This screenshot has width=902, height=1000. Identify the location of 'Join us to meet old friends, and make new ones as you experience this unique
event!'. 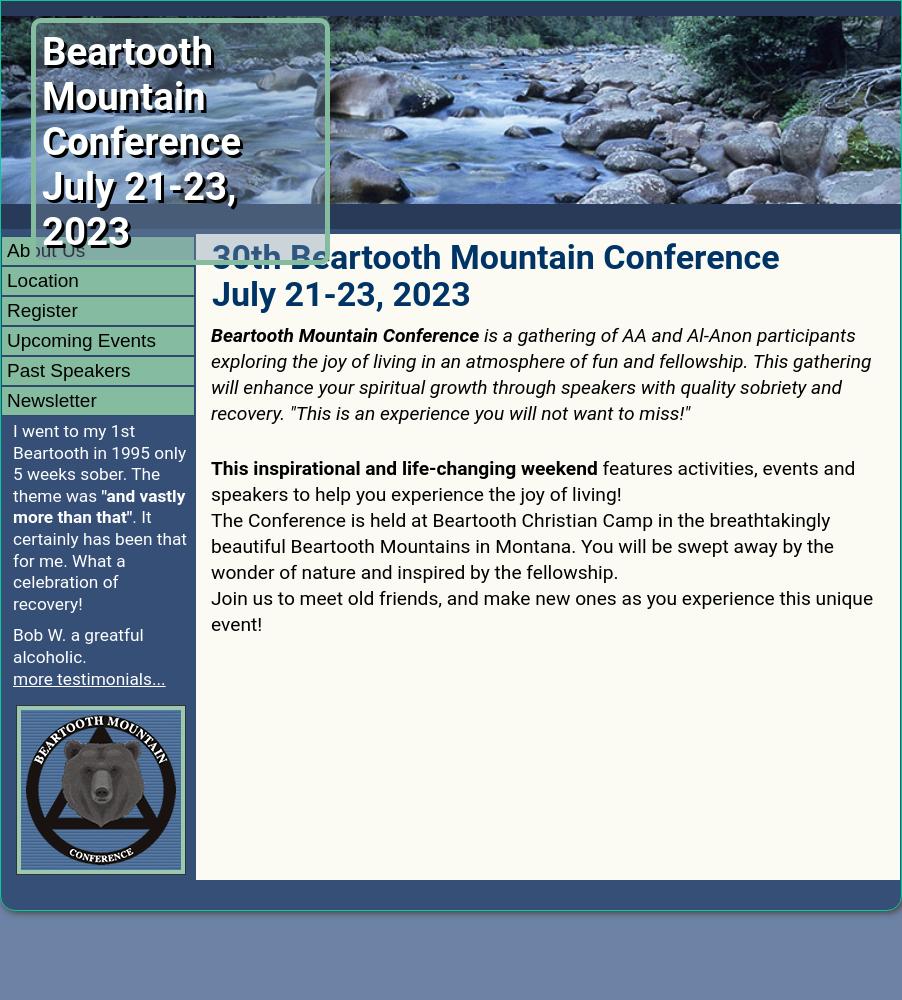
(542, 609).